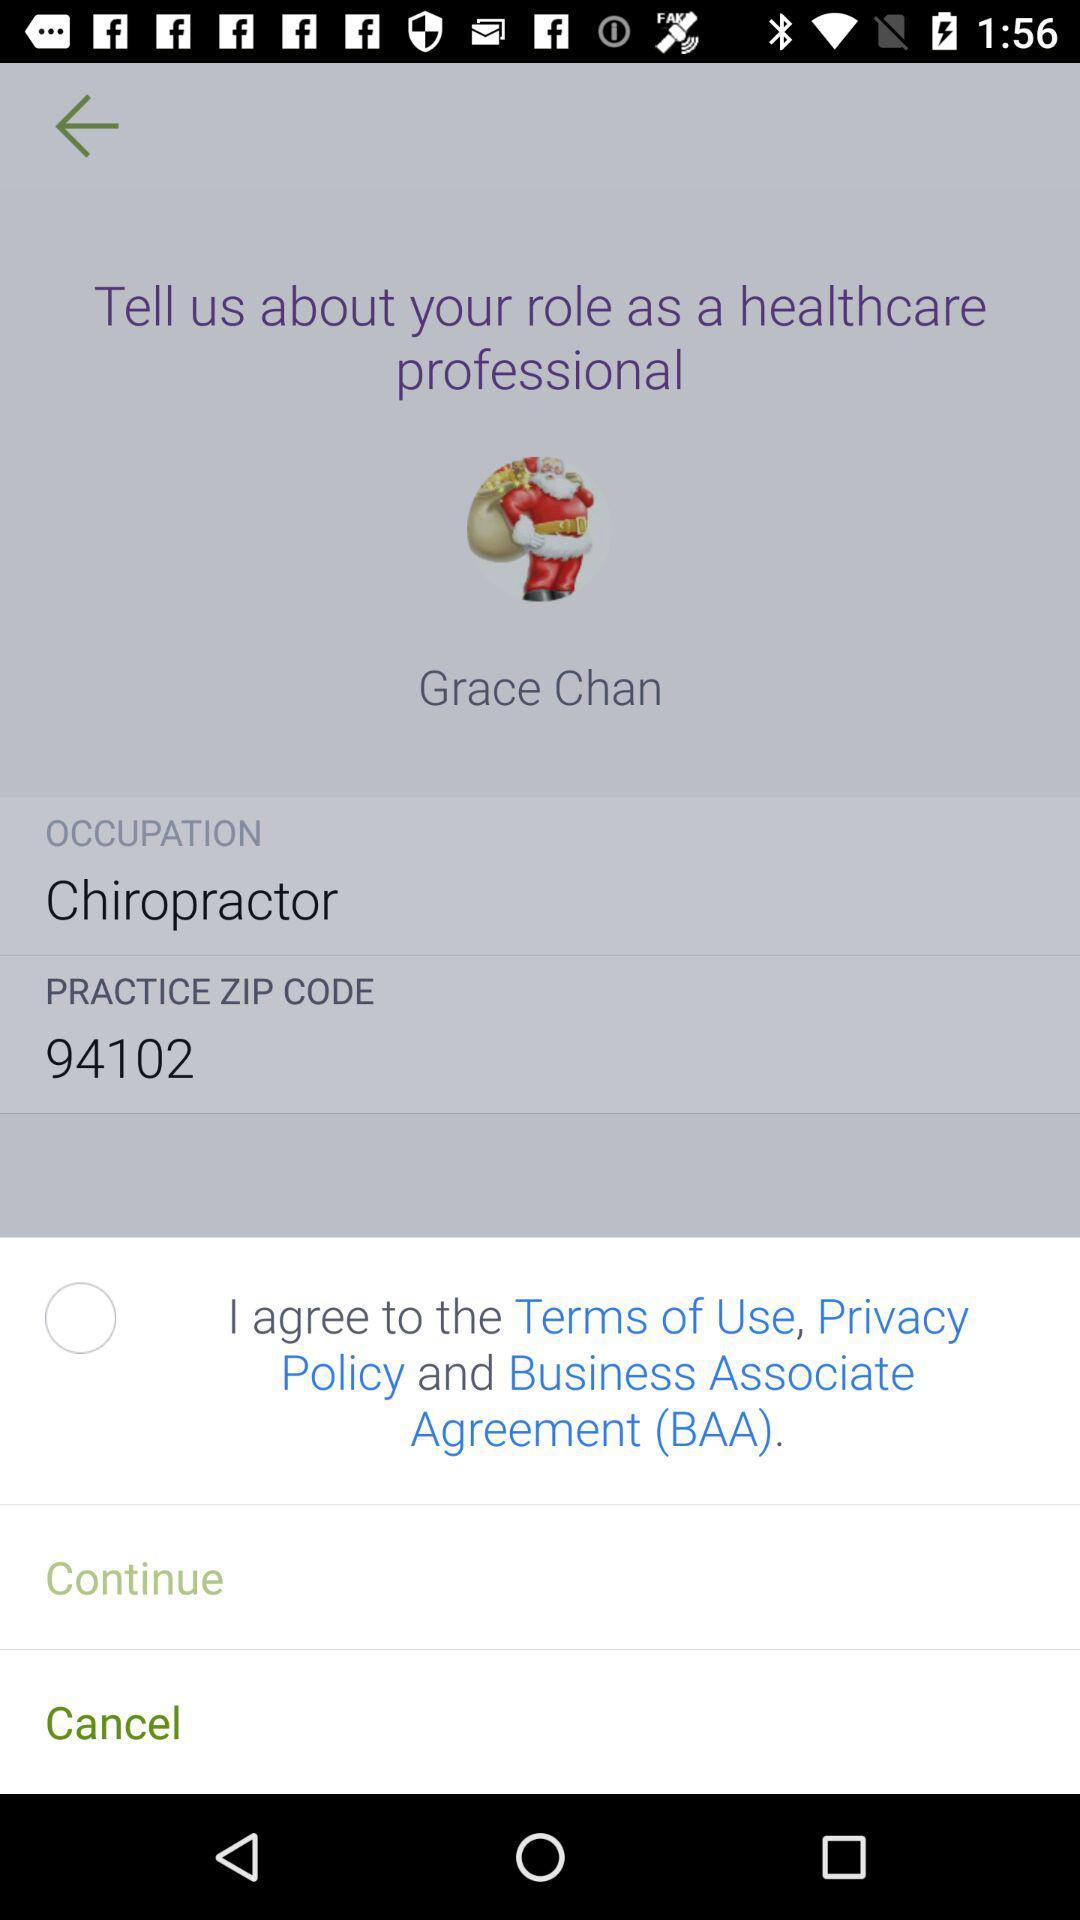 This screenshot has height=1920, width=1080. I want to click on i agree to icon, so click(597, 1370).